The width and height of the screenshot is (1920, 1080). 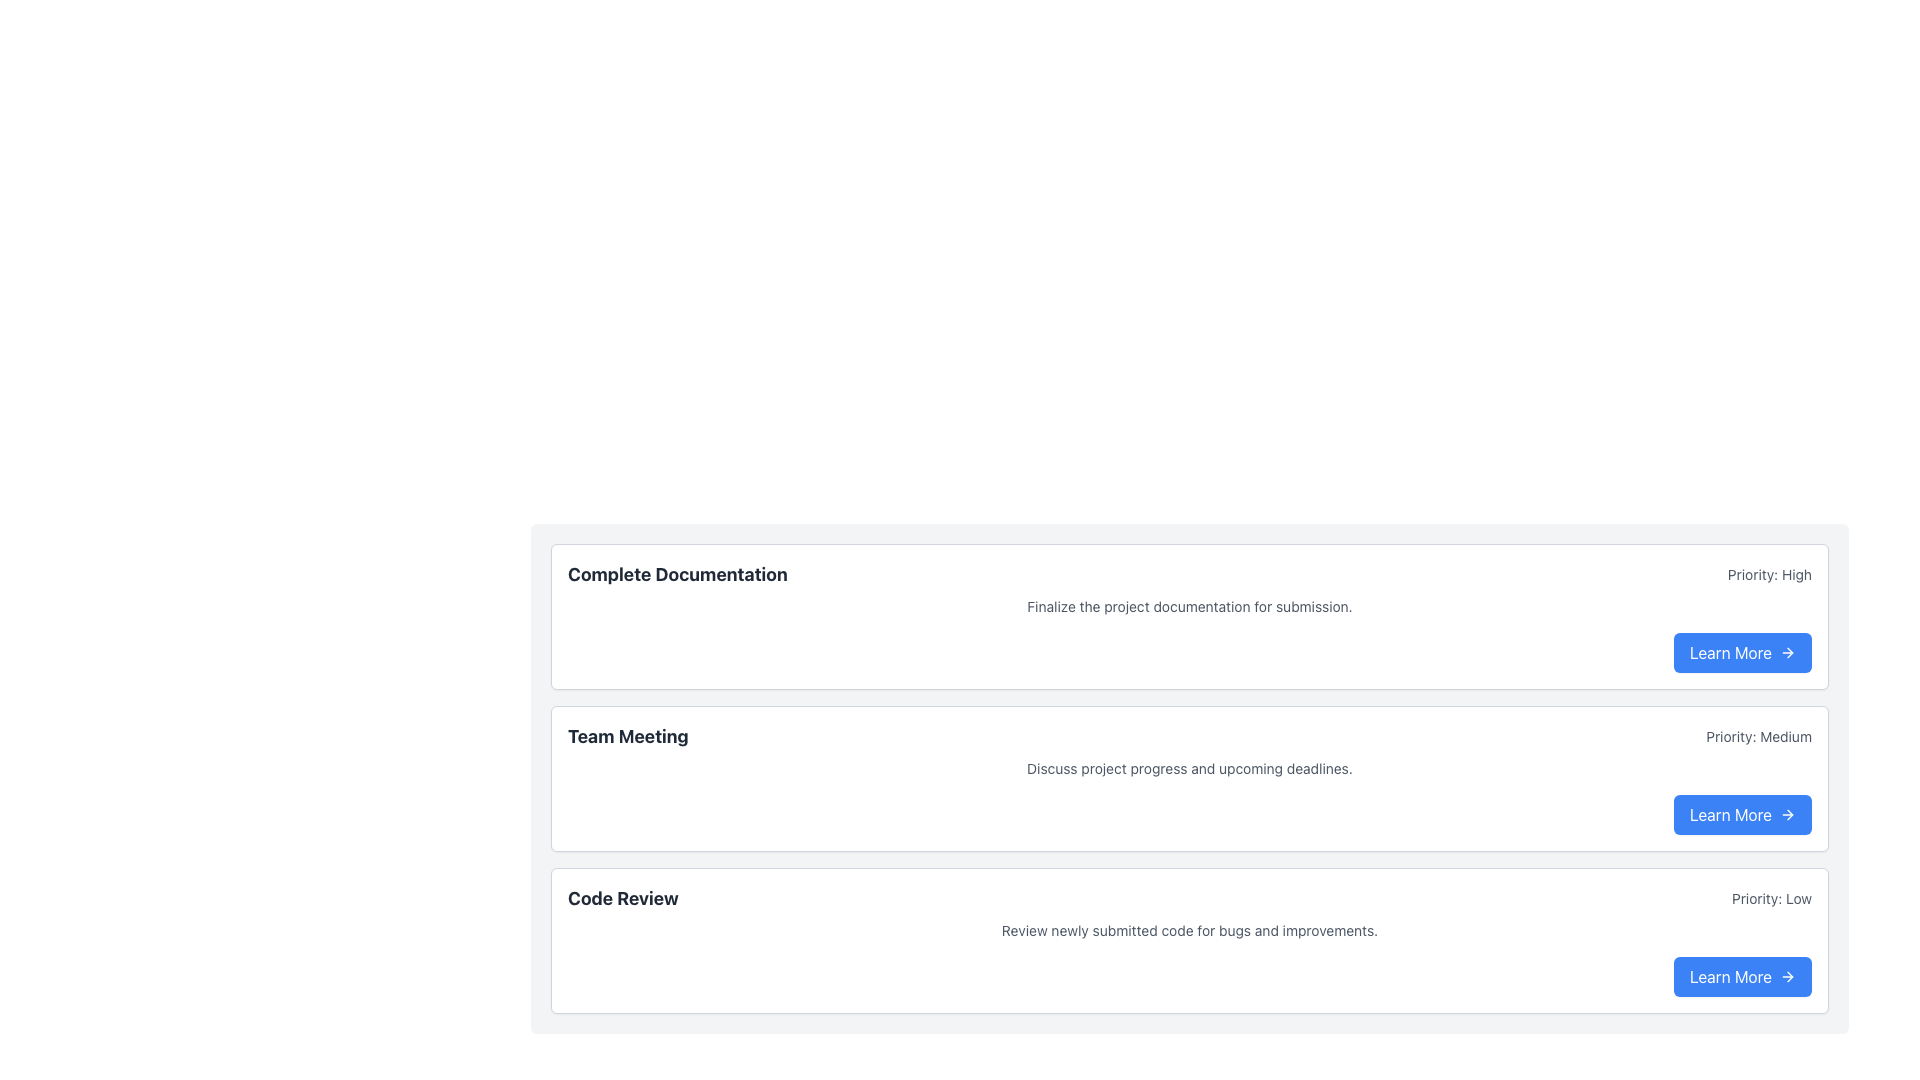 What do you see at coordinates (622, 897) in the screenshot?
I see `the Text label that serves as the title for the 'Code Review' task card, located at the bottommost card in a vertical list of task cards` at bounding box center [622, 897].